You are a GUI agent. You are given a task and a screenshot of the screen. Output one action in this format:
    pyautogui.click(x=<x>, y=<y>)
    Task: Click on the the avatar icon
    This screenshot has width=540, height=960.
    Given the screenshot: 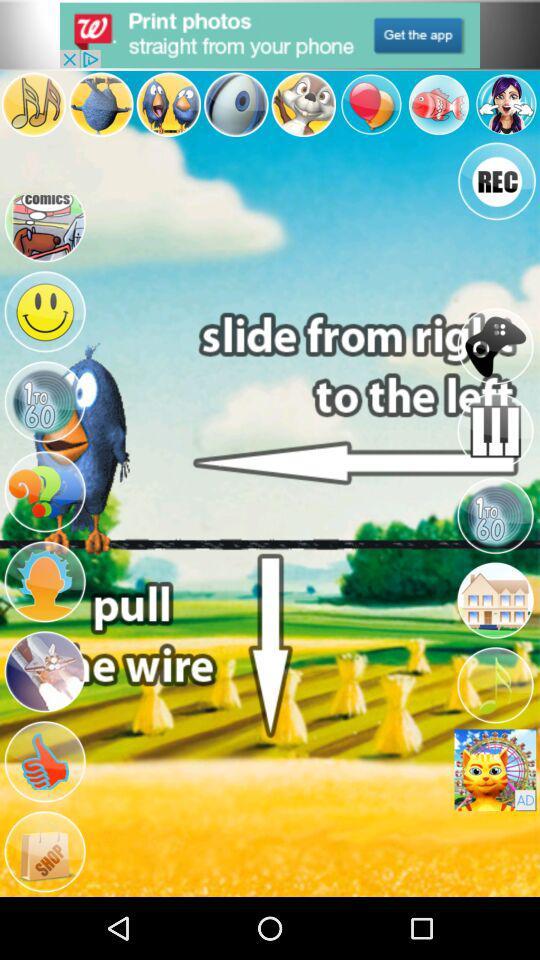 What is the action you would take?
    pyautogui.click(x=167, y=111)
    